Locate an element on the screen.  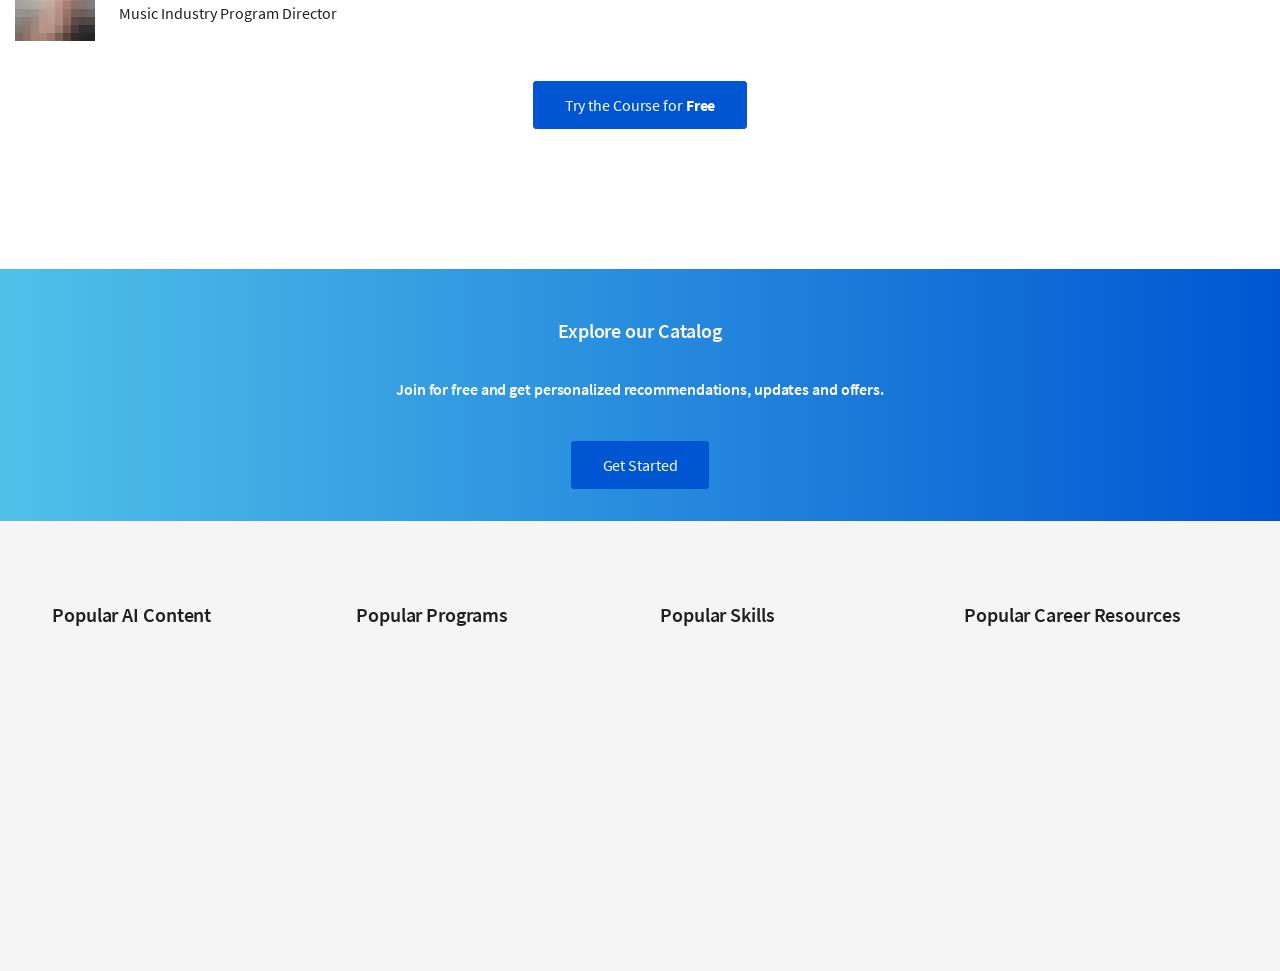
'Product Management Courses' is located at coordinates (748, 859).